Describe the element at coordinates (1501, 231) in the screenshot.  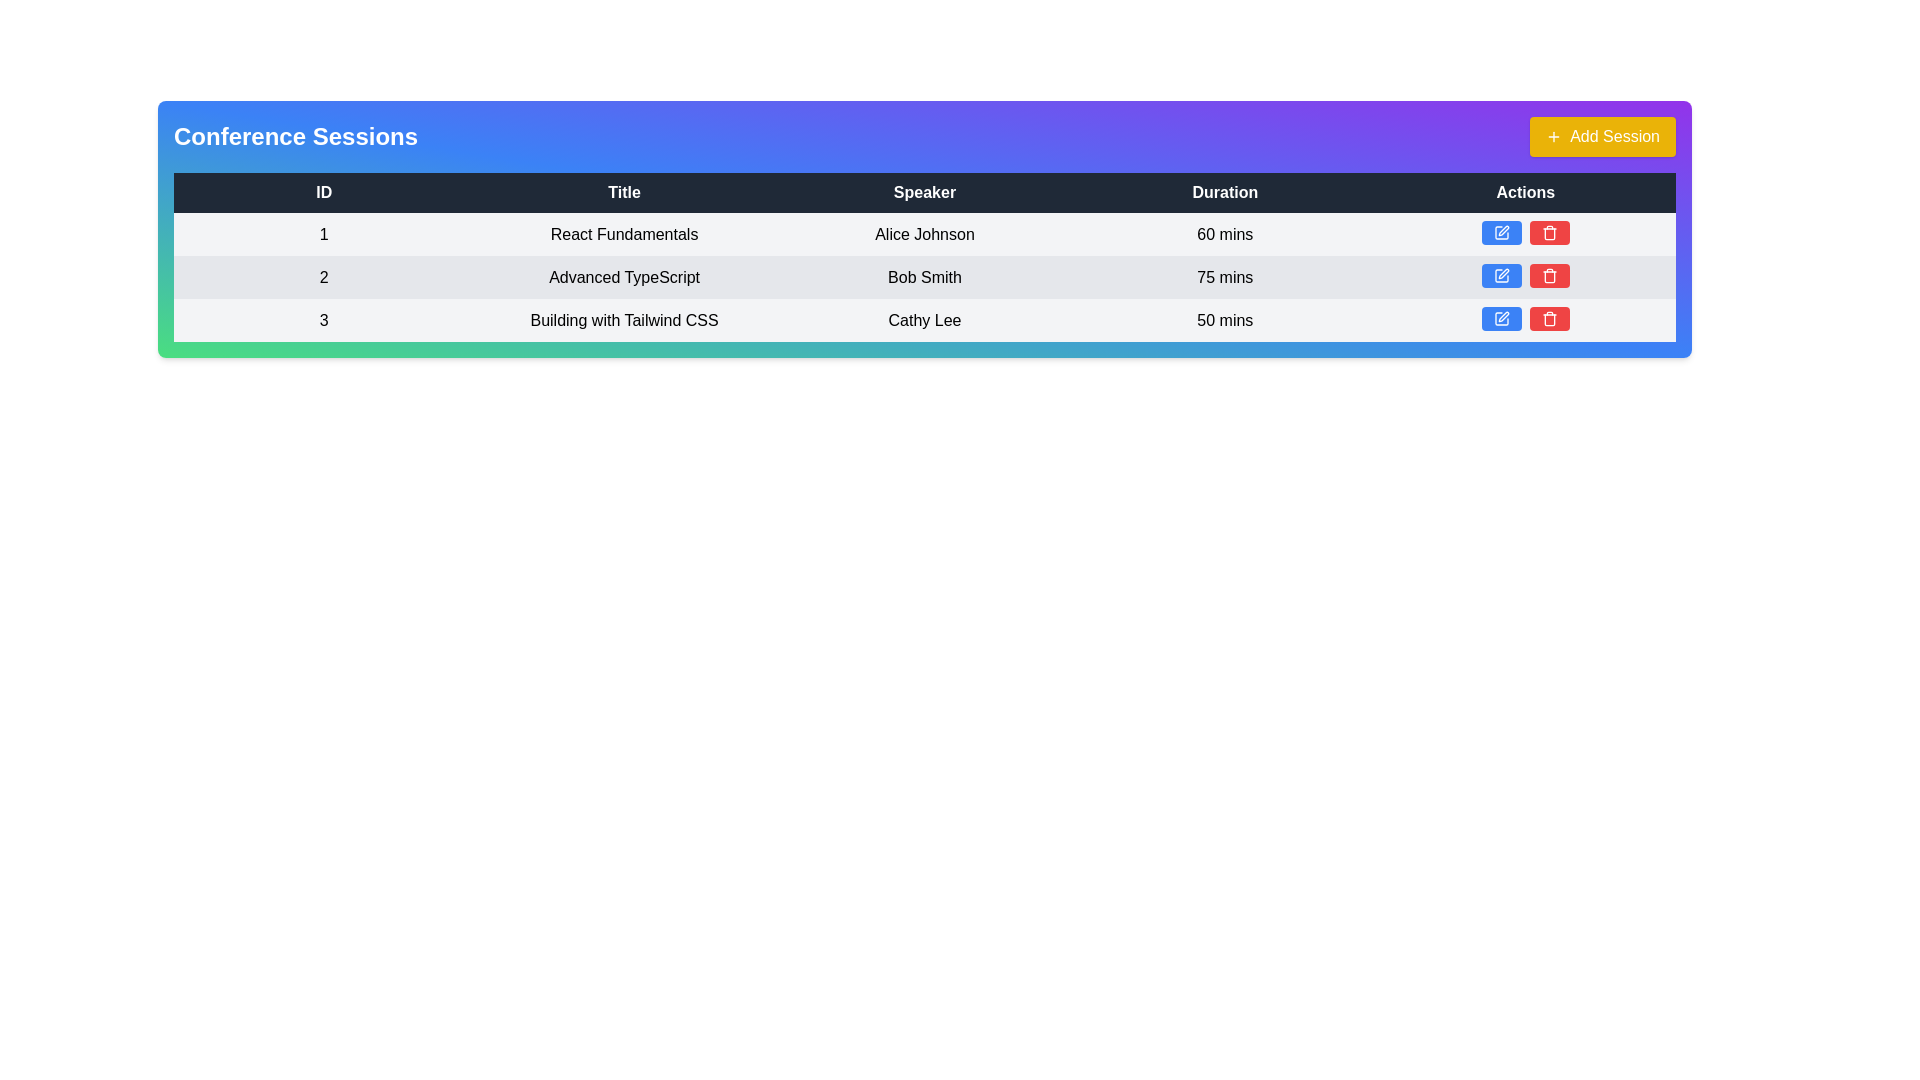
I see `the edit icon button in the 'Actions' column of the data table row for the conference session titled 'React Fundamentals'` at that location.